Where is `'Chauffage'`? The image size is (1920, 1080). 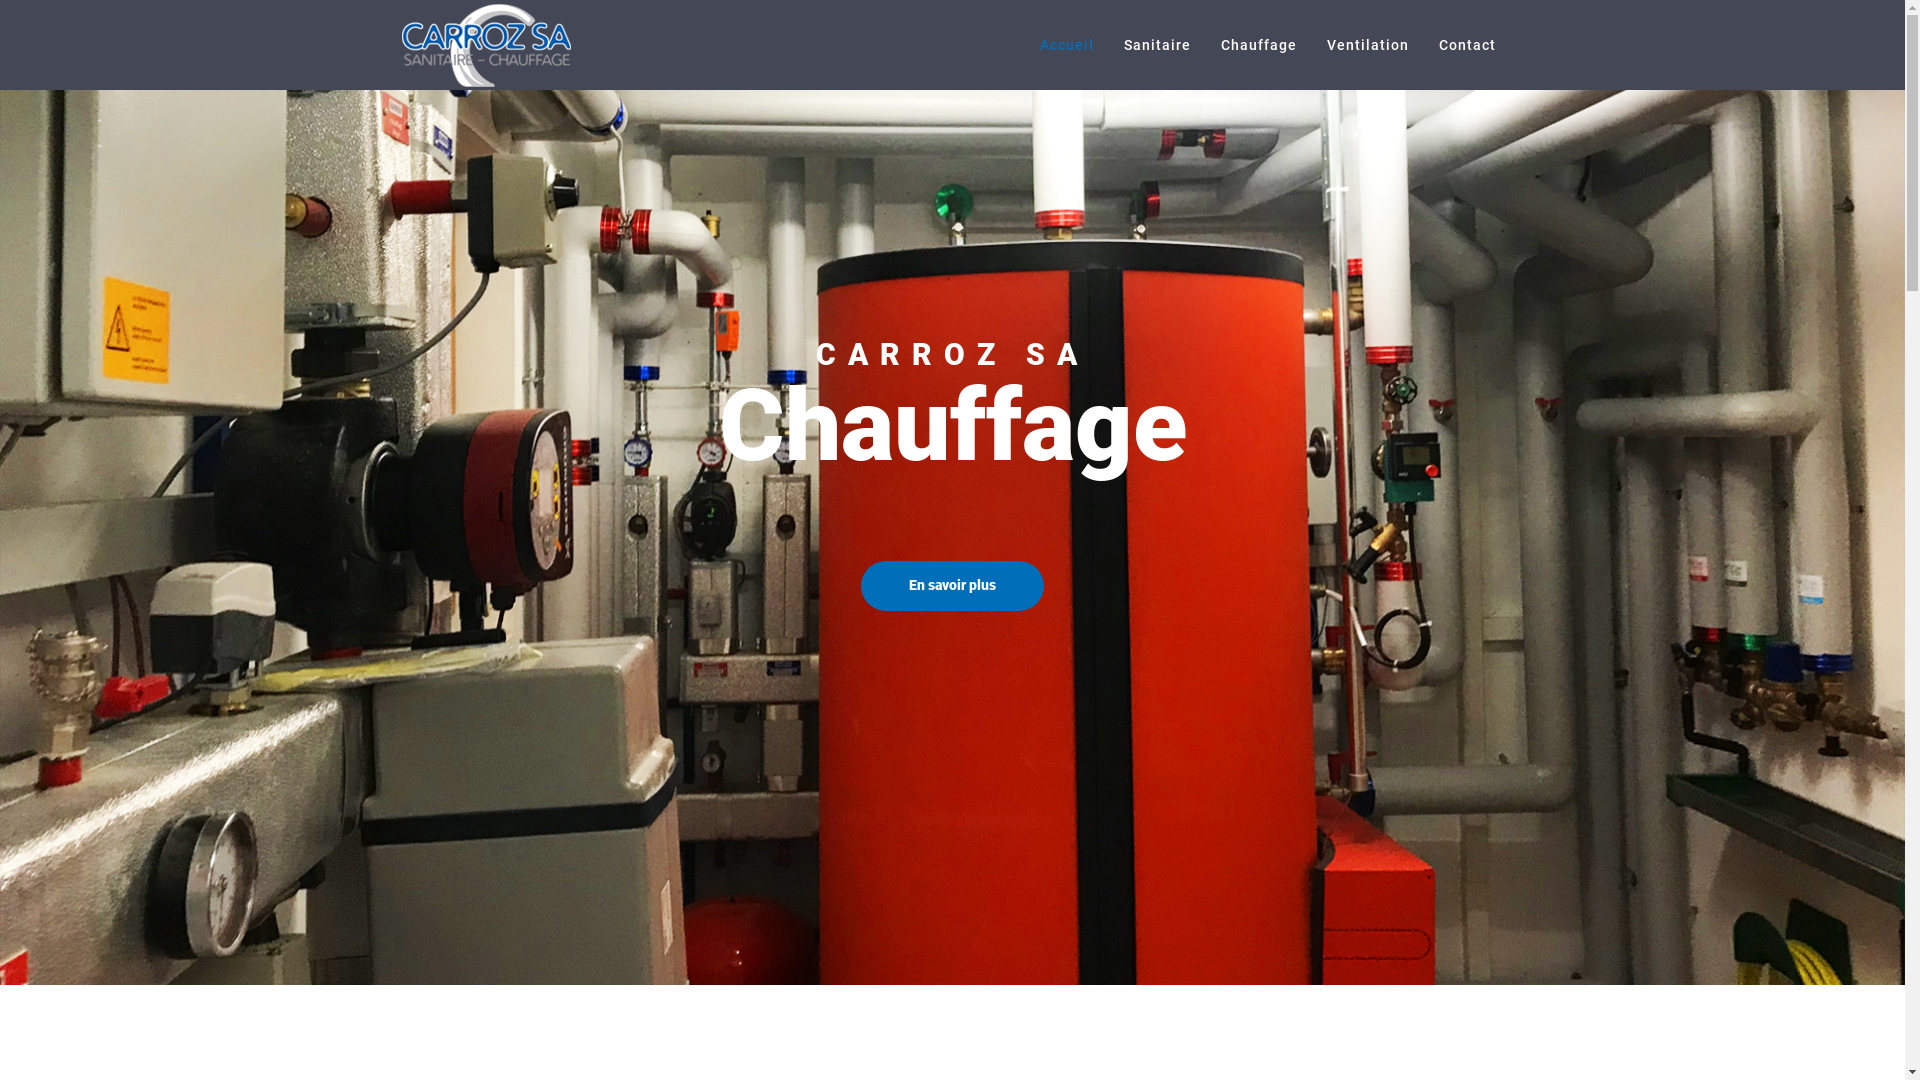 'Chauffage' is located at coordinates (1257, 45).